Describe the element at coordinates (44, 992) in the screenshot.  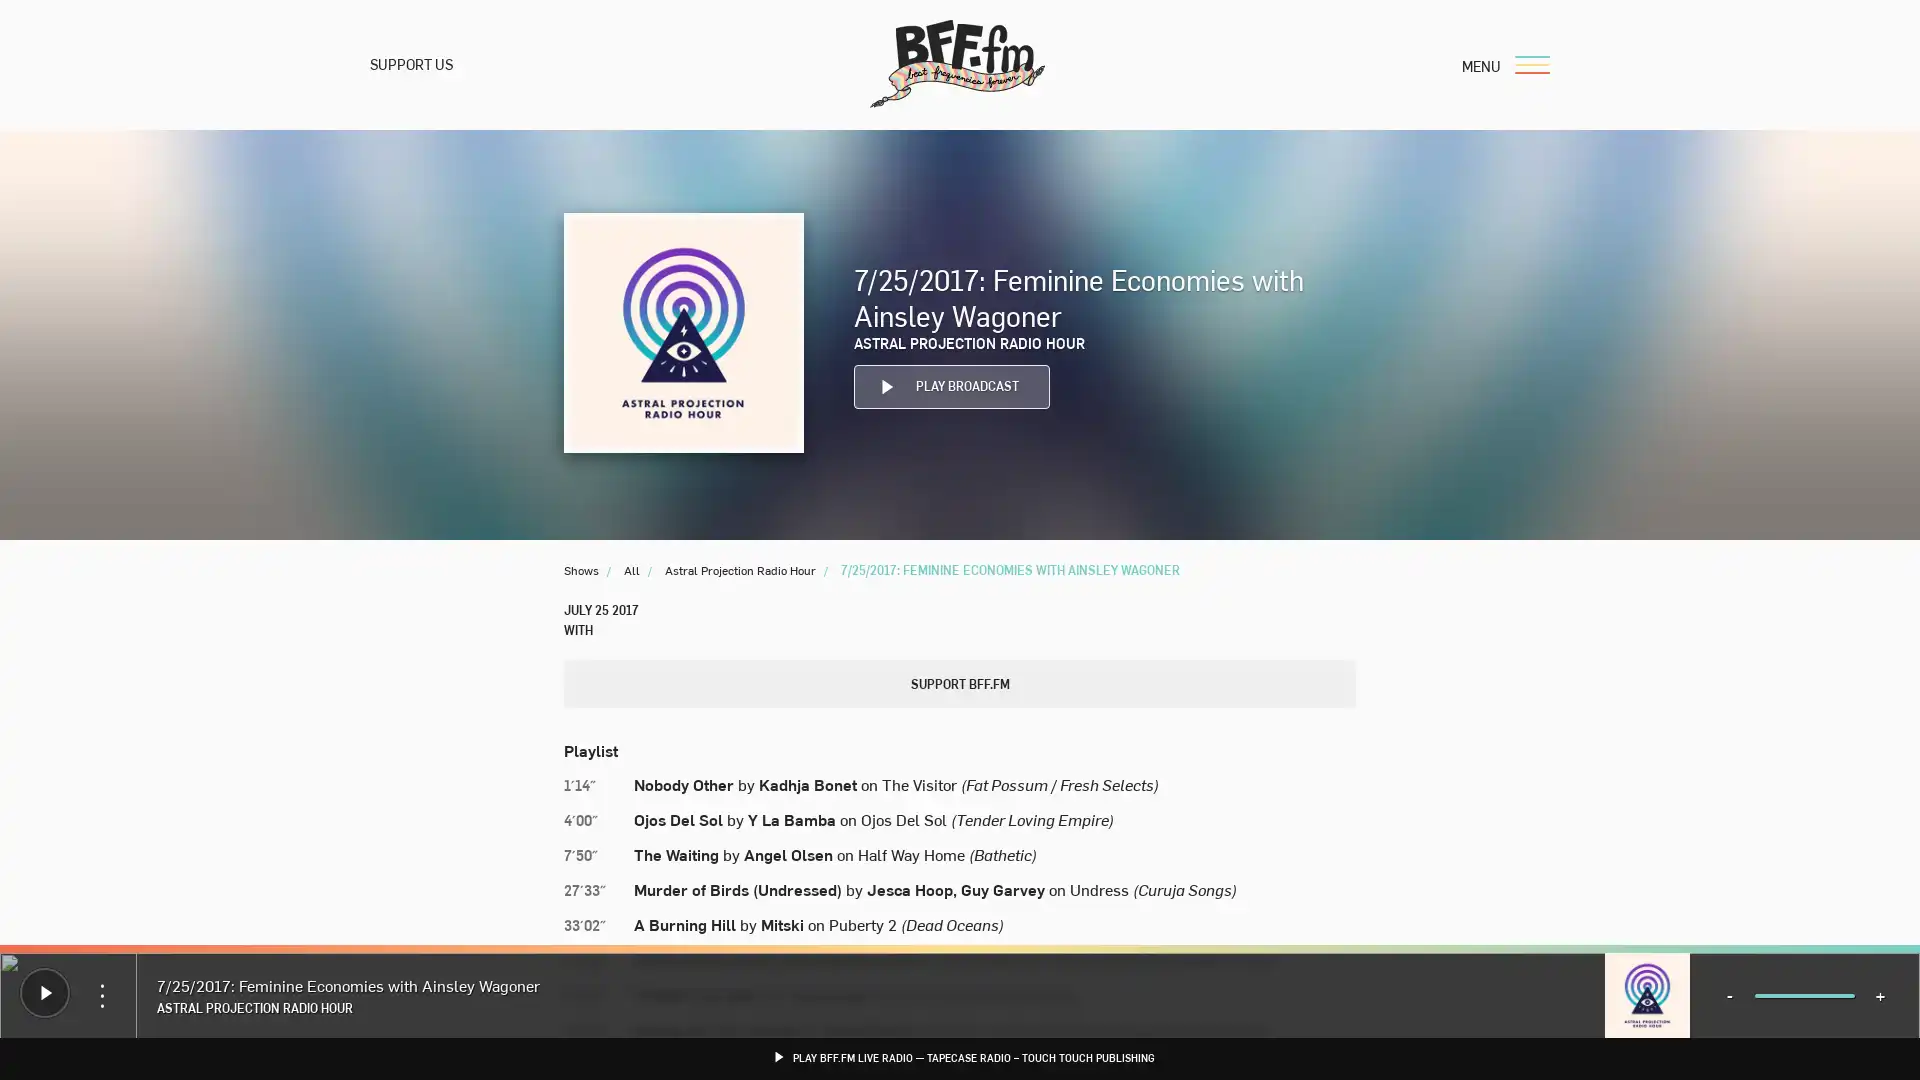
I see `Play` at that location.